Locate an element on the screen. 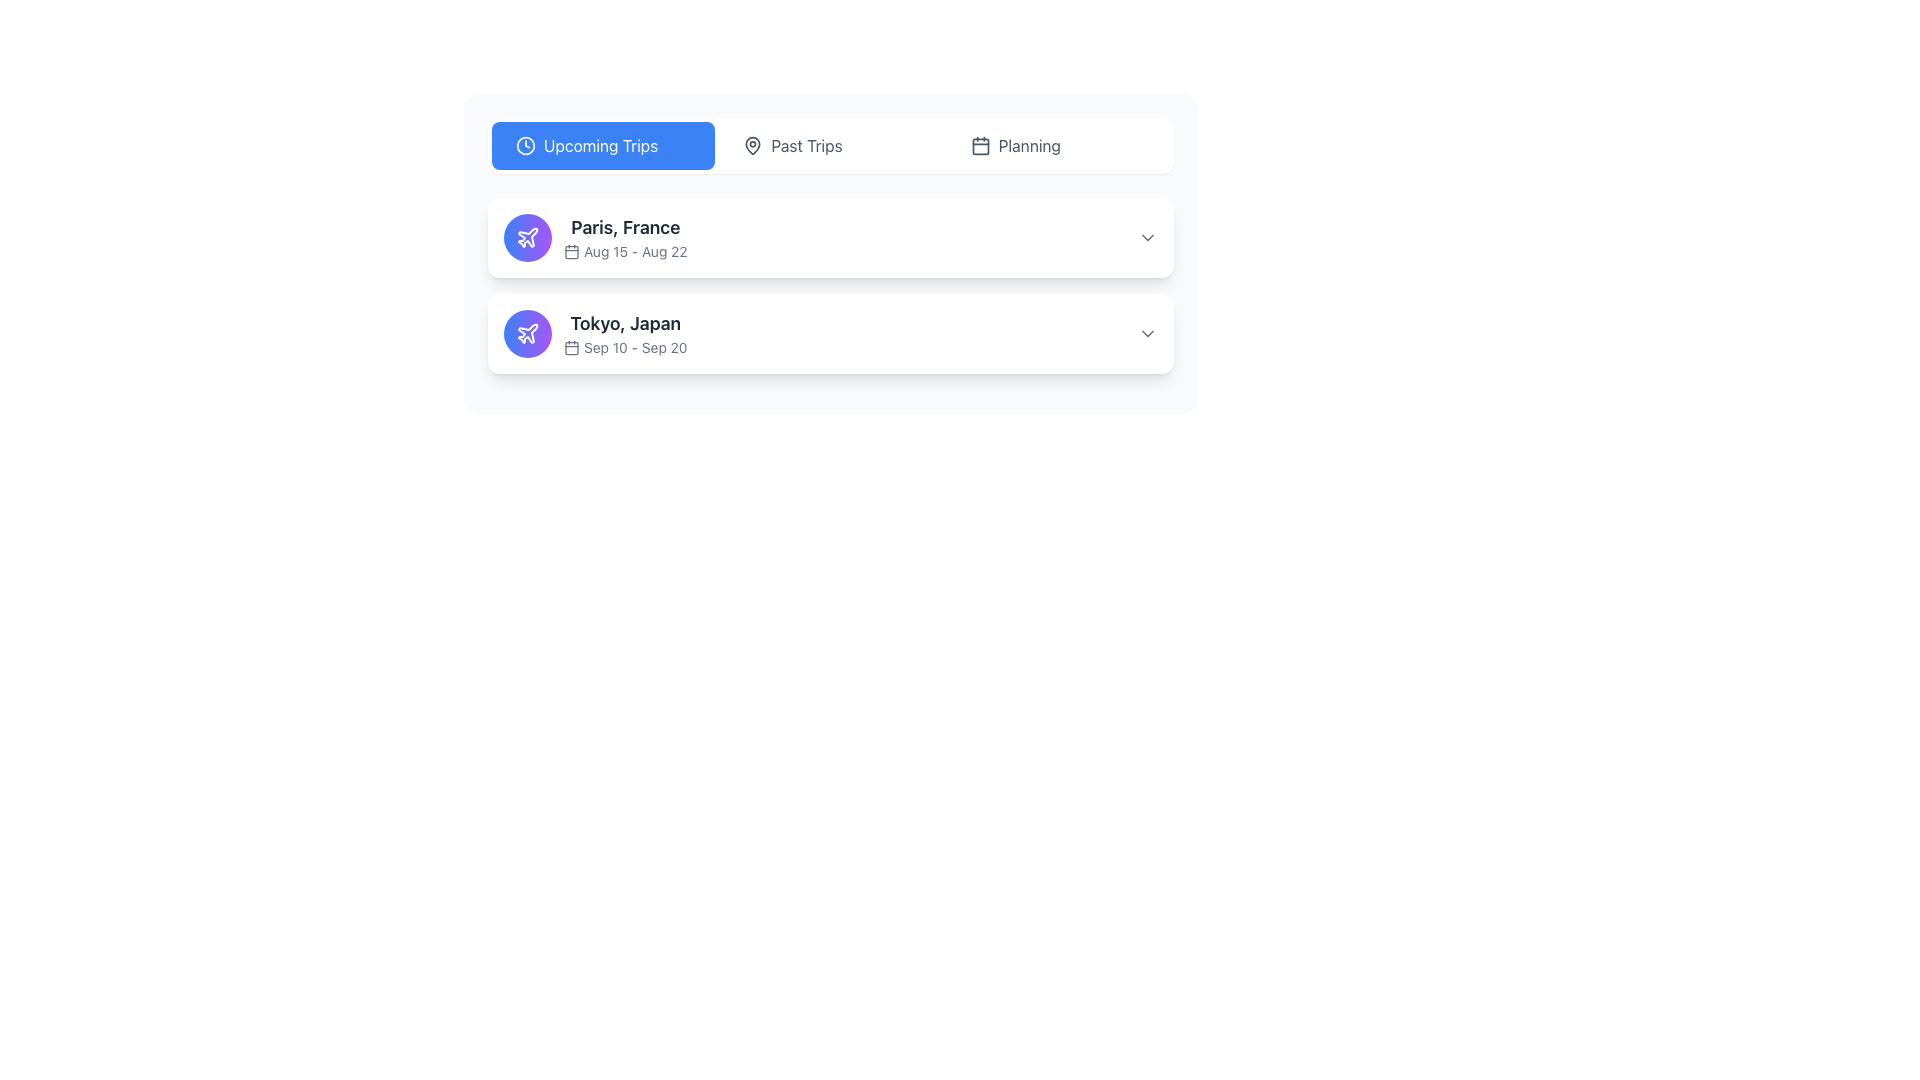 Image resolution: width=1920 pixels, height=1080 pixels. the Text Label that serves as the title or main descriptor for a trip destination, positioned above the date range and aligned with an icon to the left is located at coordinates (624, 226).